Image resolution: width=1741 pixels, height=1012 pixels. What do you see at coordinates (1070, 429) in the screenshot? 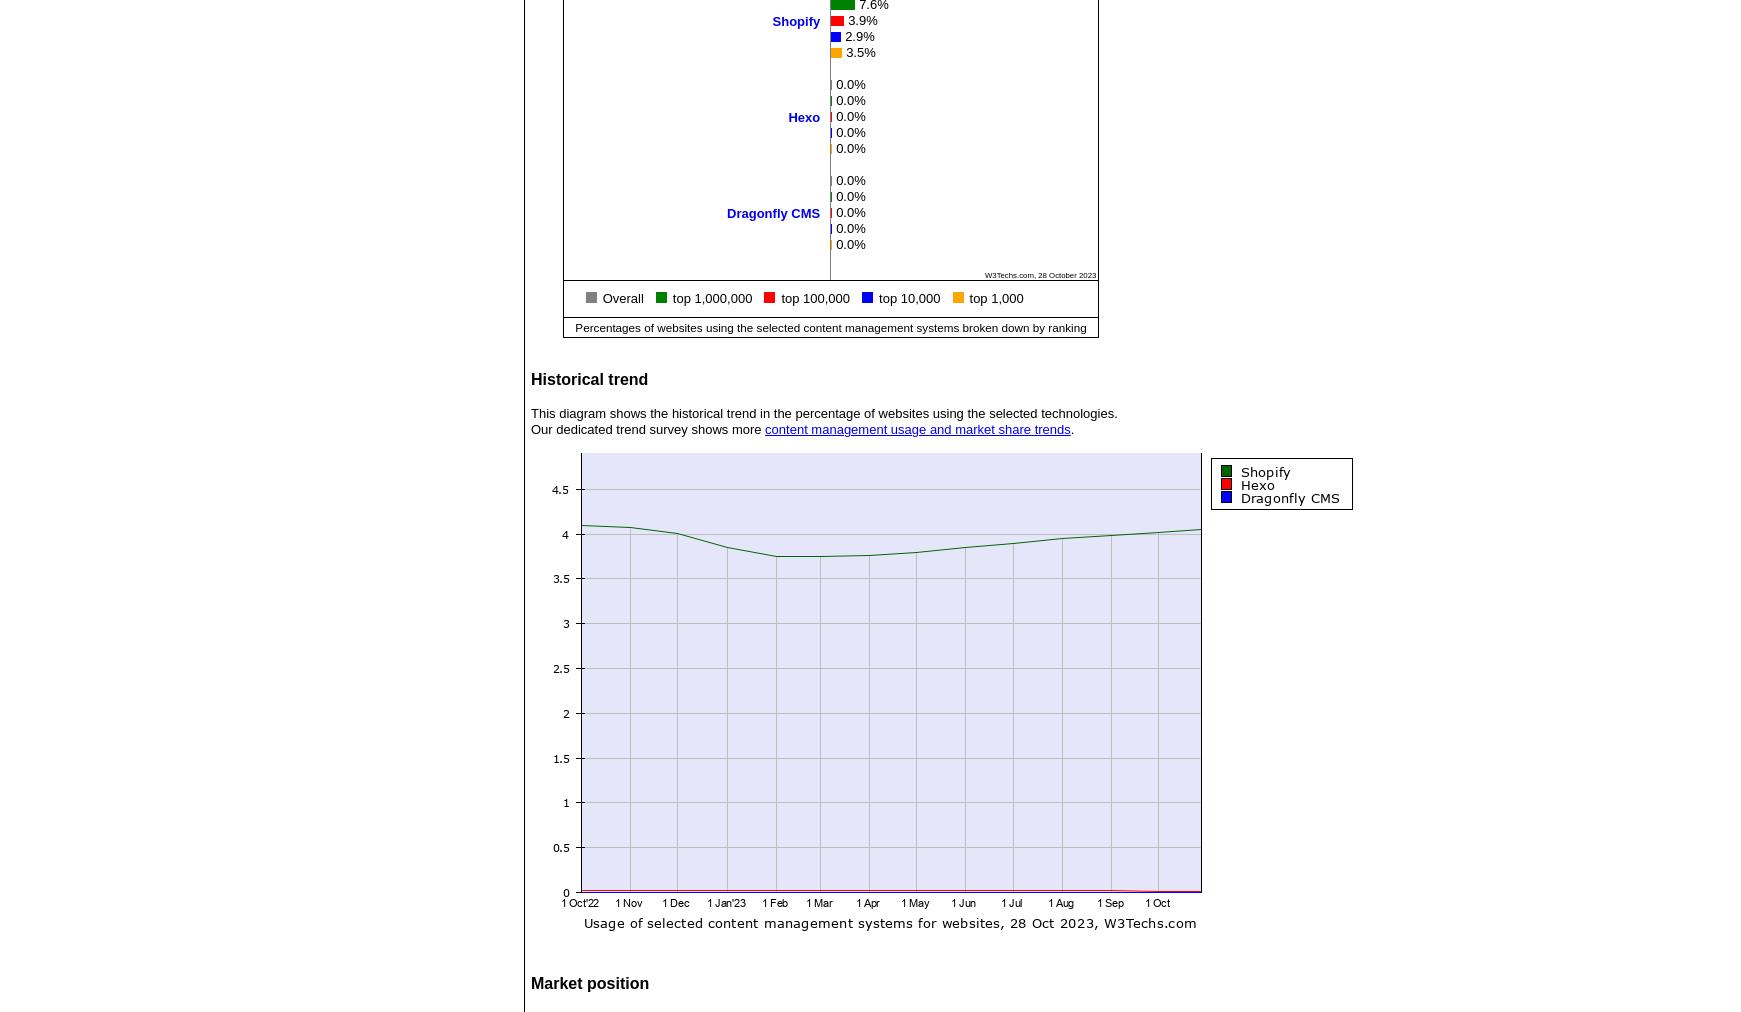
I see `'.'` at bounding box center [1070, 429].